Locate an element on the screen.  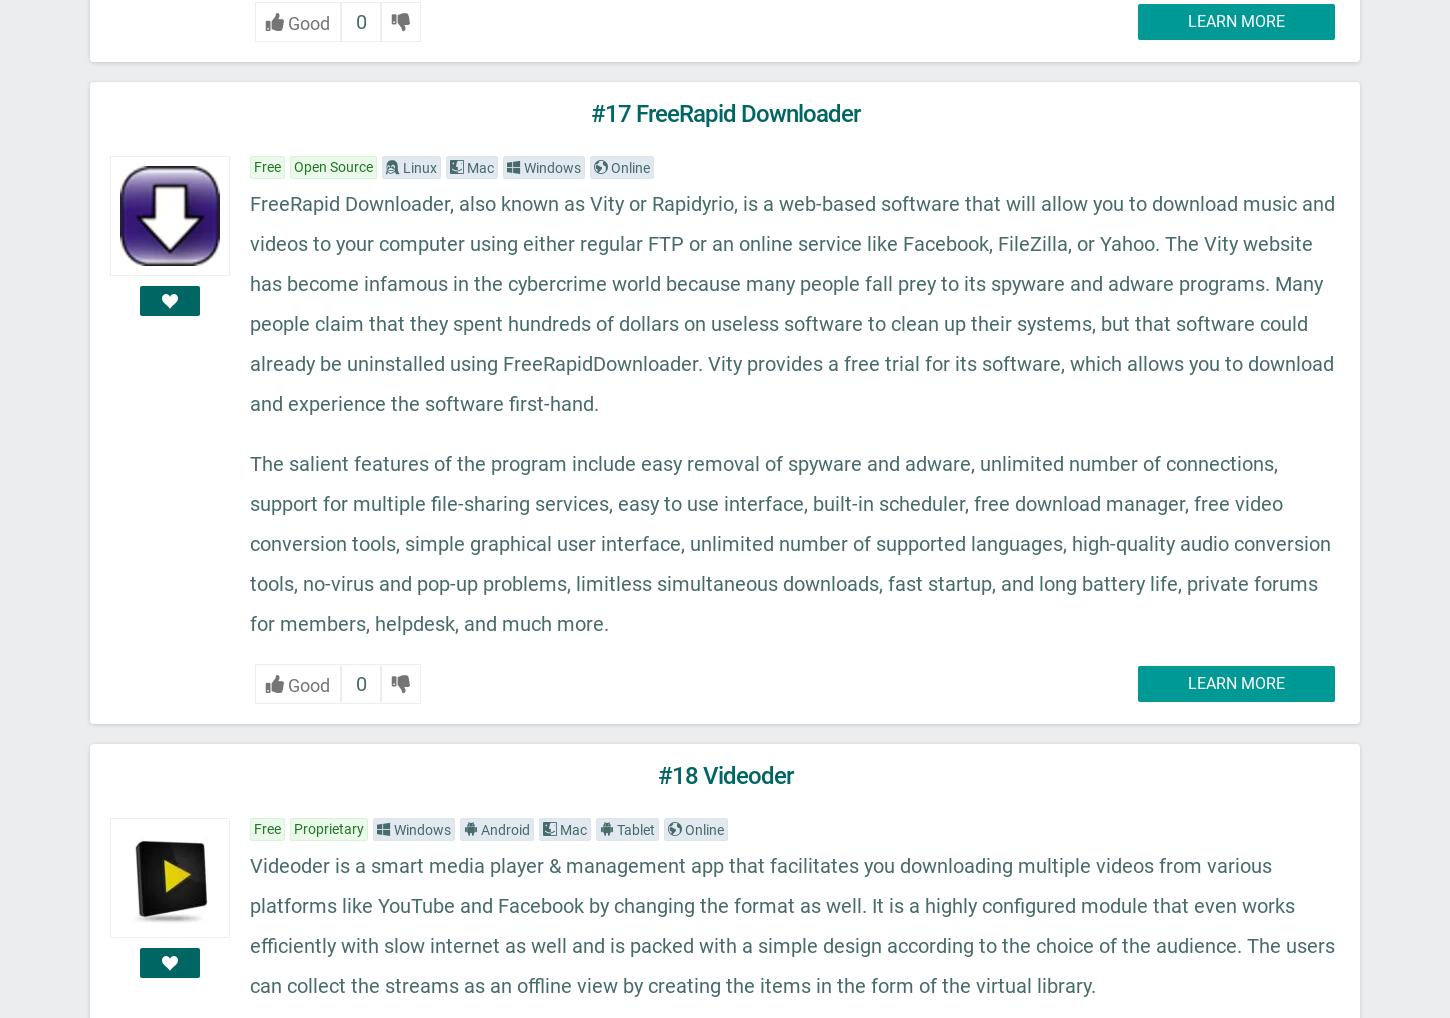
'Proprietary' is located at coordinates (329, 827).